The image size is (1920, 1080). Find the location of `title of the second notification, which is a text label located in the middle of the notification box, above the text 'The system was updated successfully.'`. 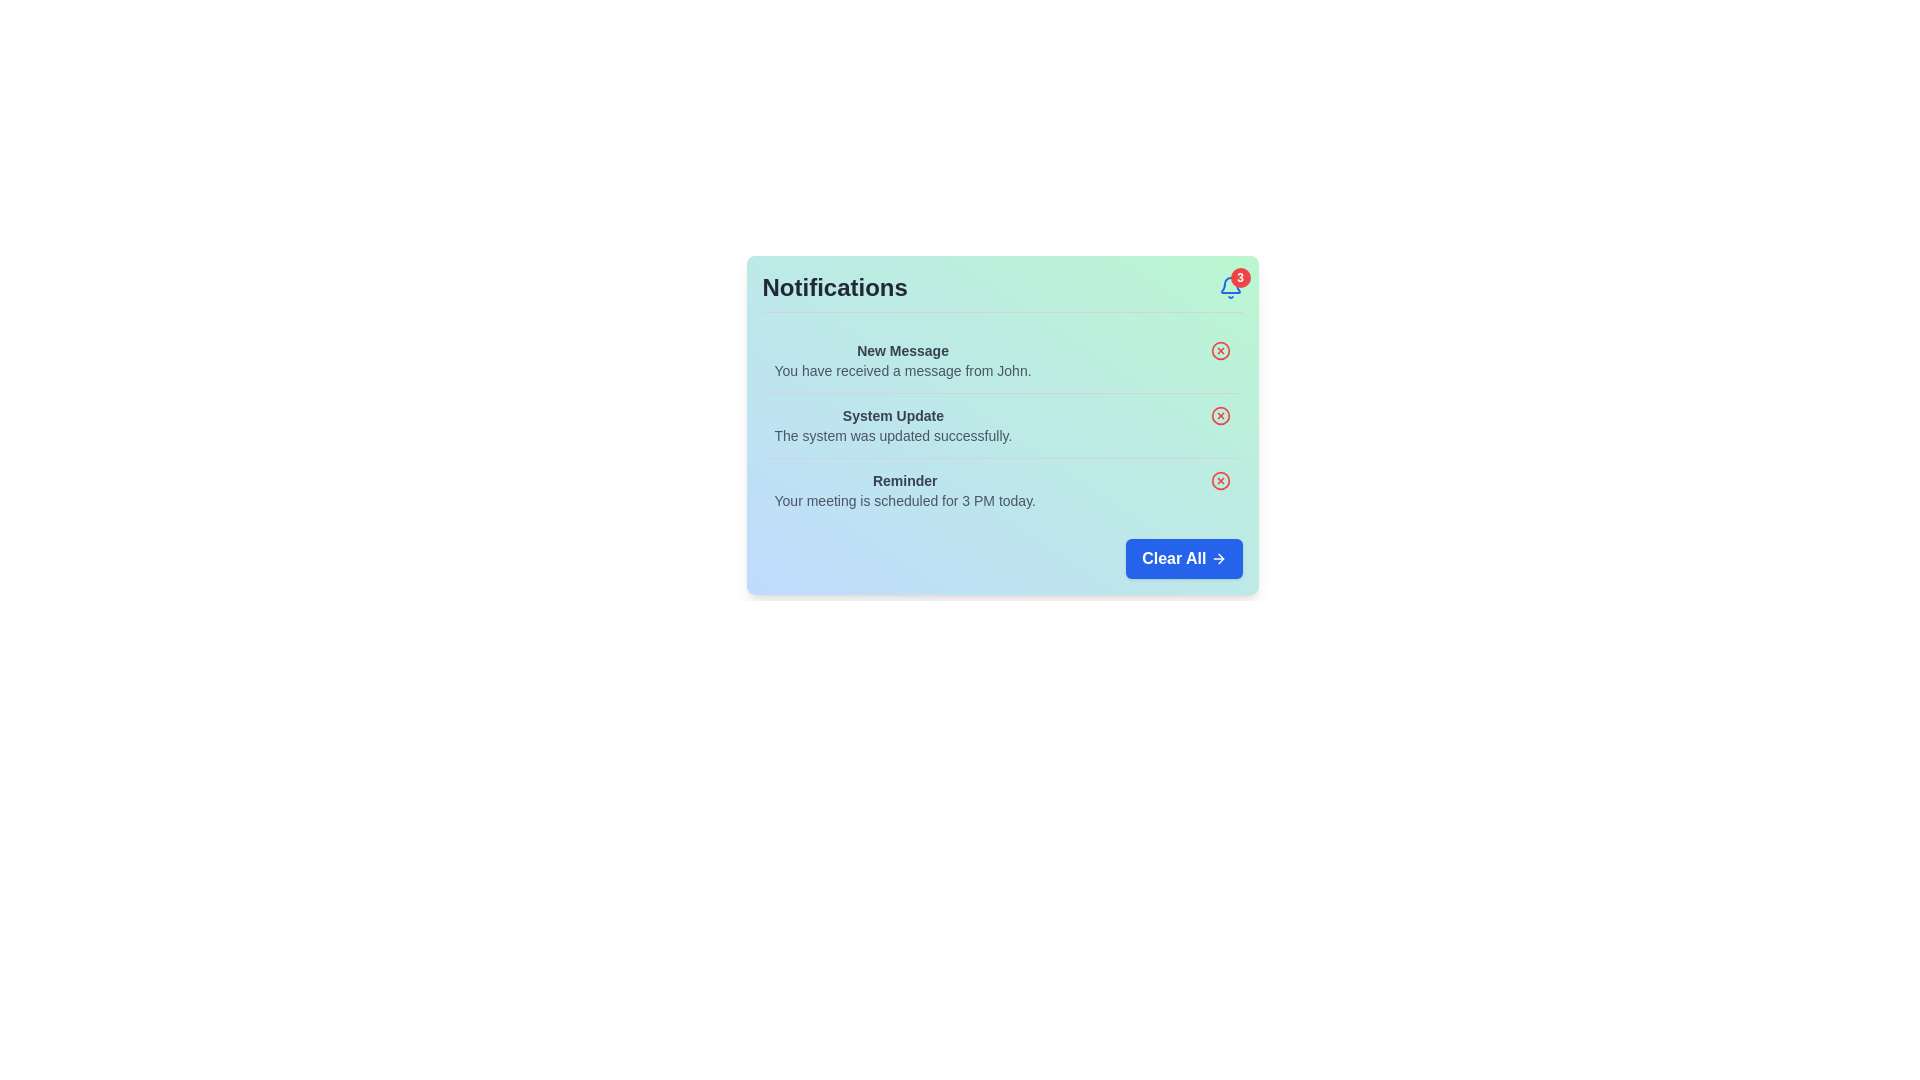

title of the second notification, which is a text label located in the middle of the notification box, above the text 'The system was updated successfully.' is located at coordinates (892, 415).